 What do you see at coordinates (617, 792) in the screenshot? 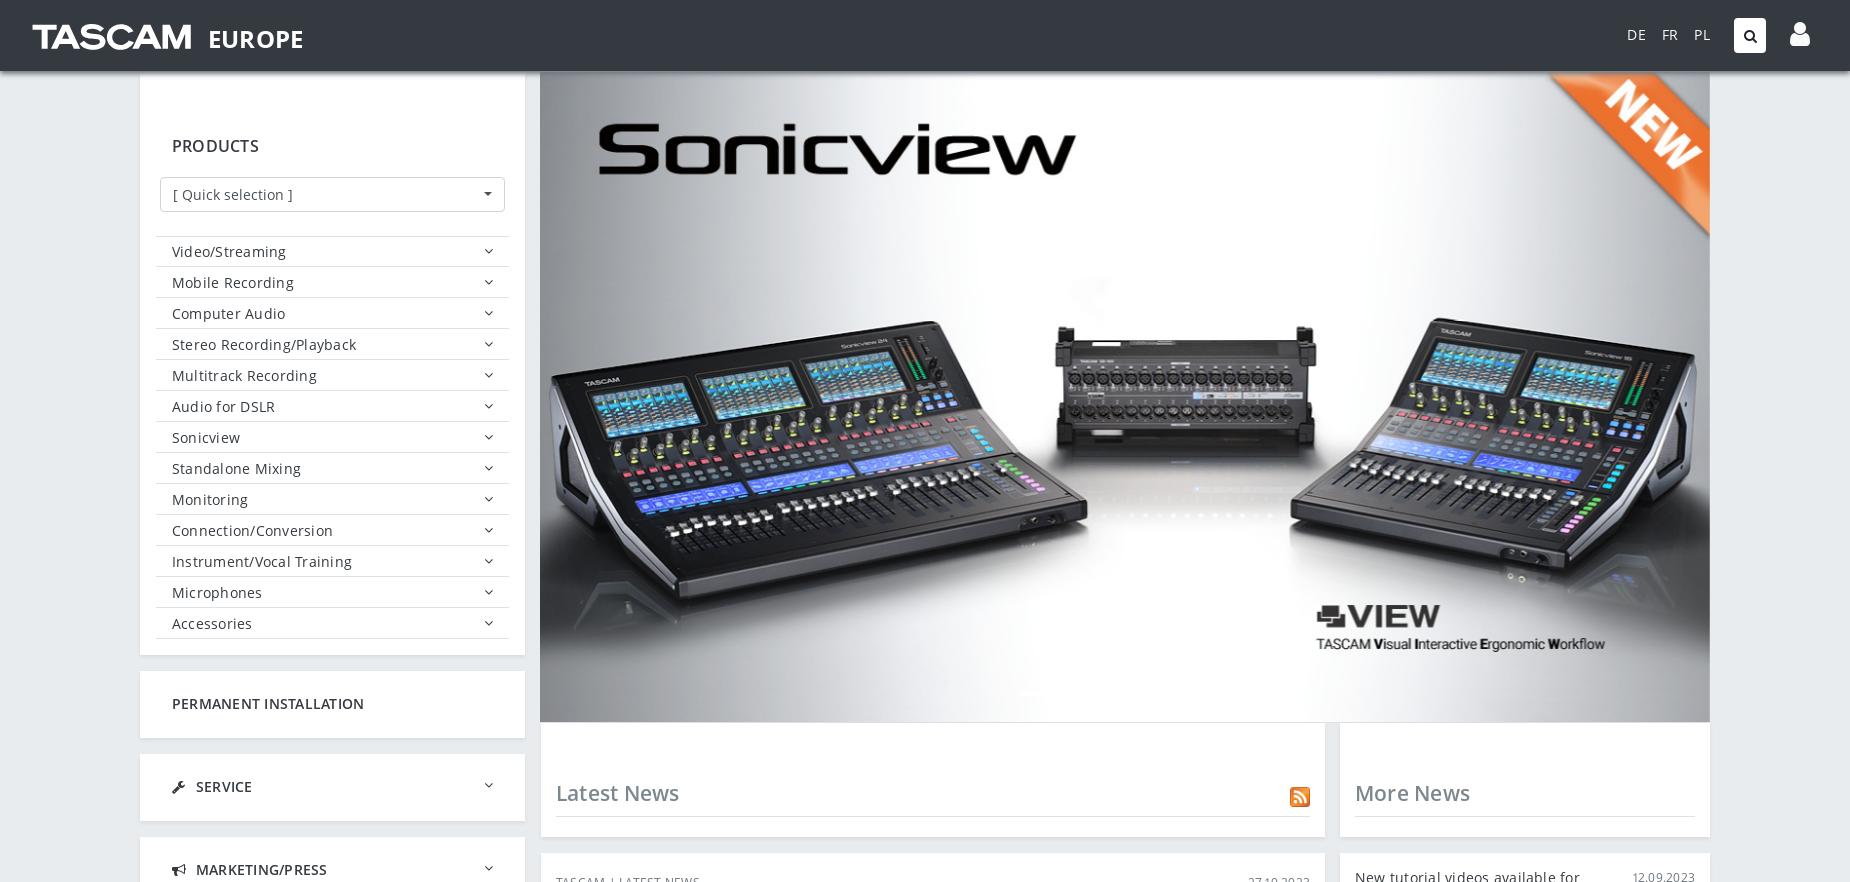
I see `'Latest News'` at bounding box center [617, 792].